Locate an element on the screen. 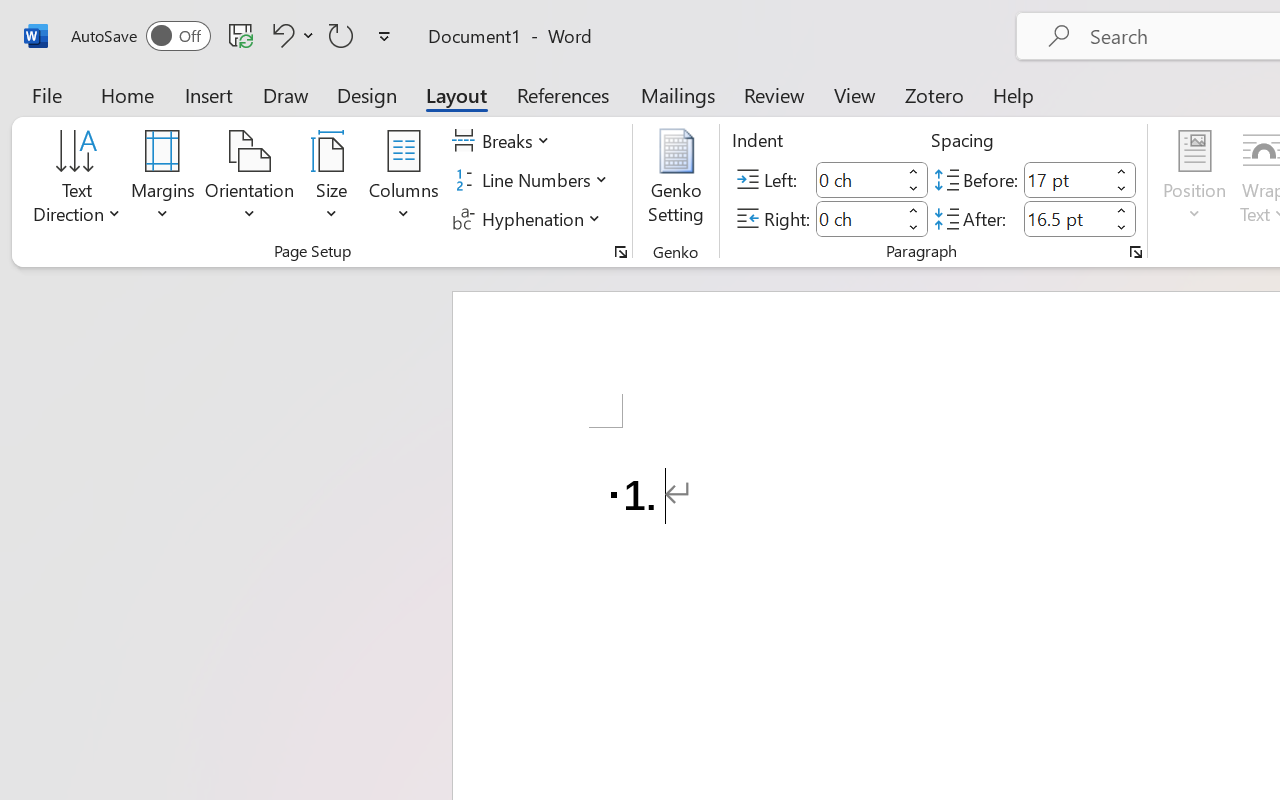 The image size is (1280, 800). 'Margins' is located at coordinates (163, 179).